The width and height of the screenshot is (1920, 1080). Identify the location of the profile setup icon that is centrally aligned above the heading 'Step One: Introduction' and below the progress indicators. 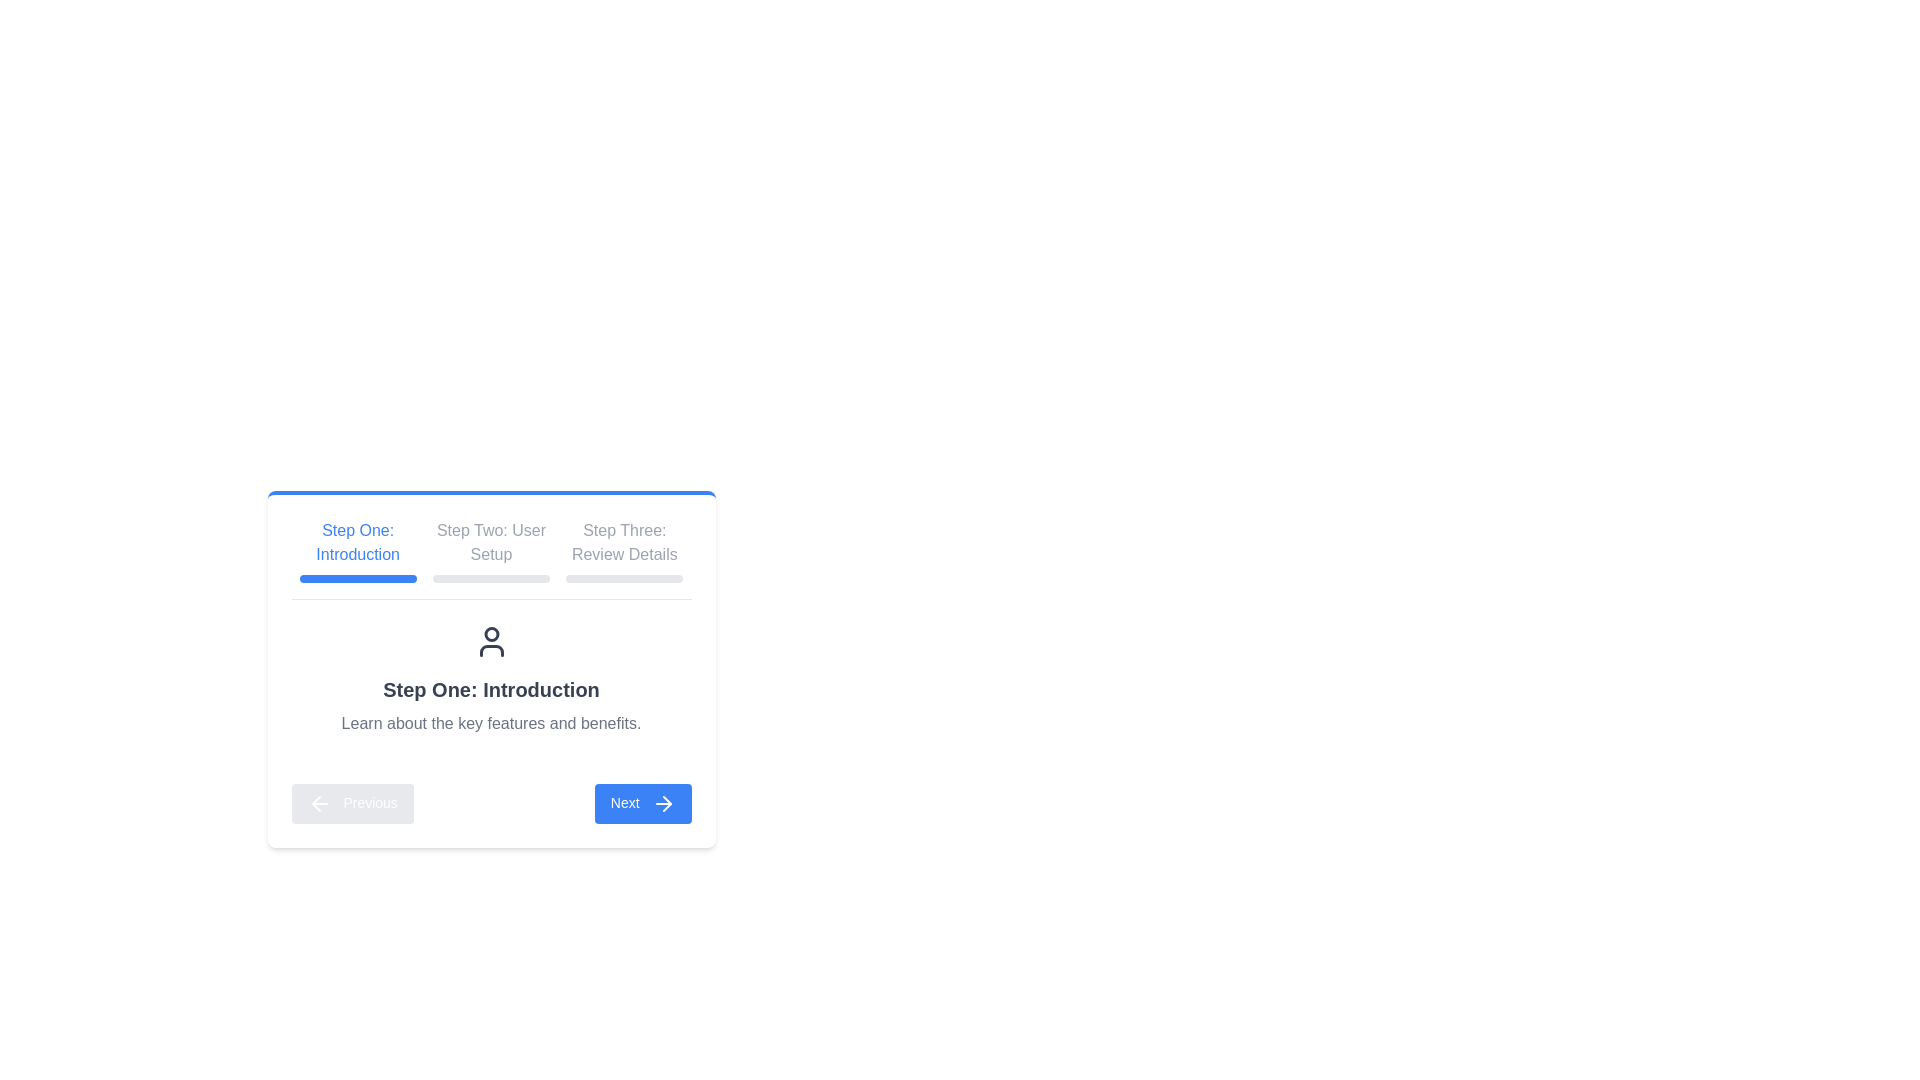
(491, 641).